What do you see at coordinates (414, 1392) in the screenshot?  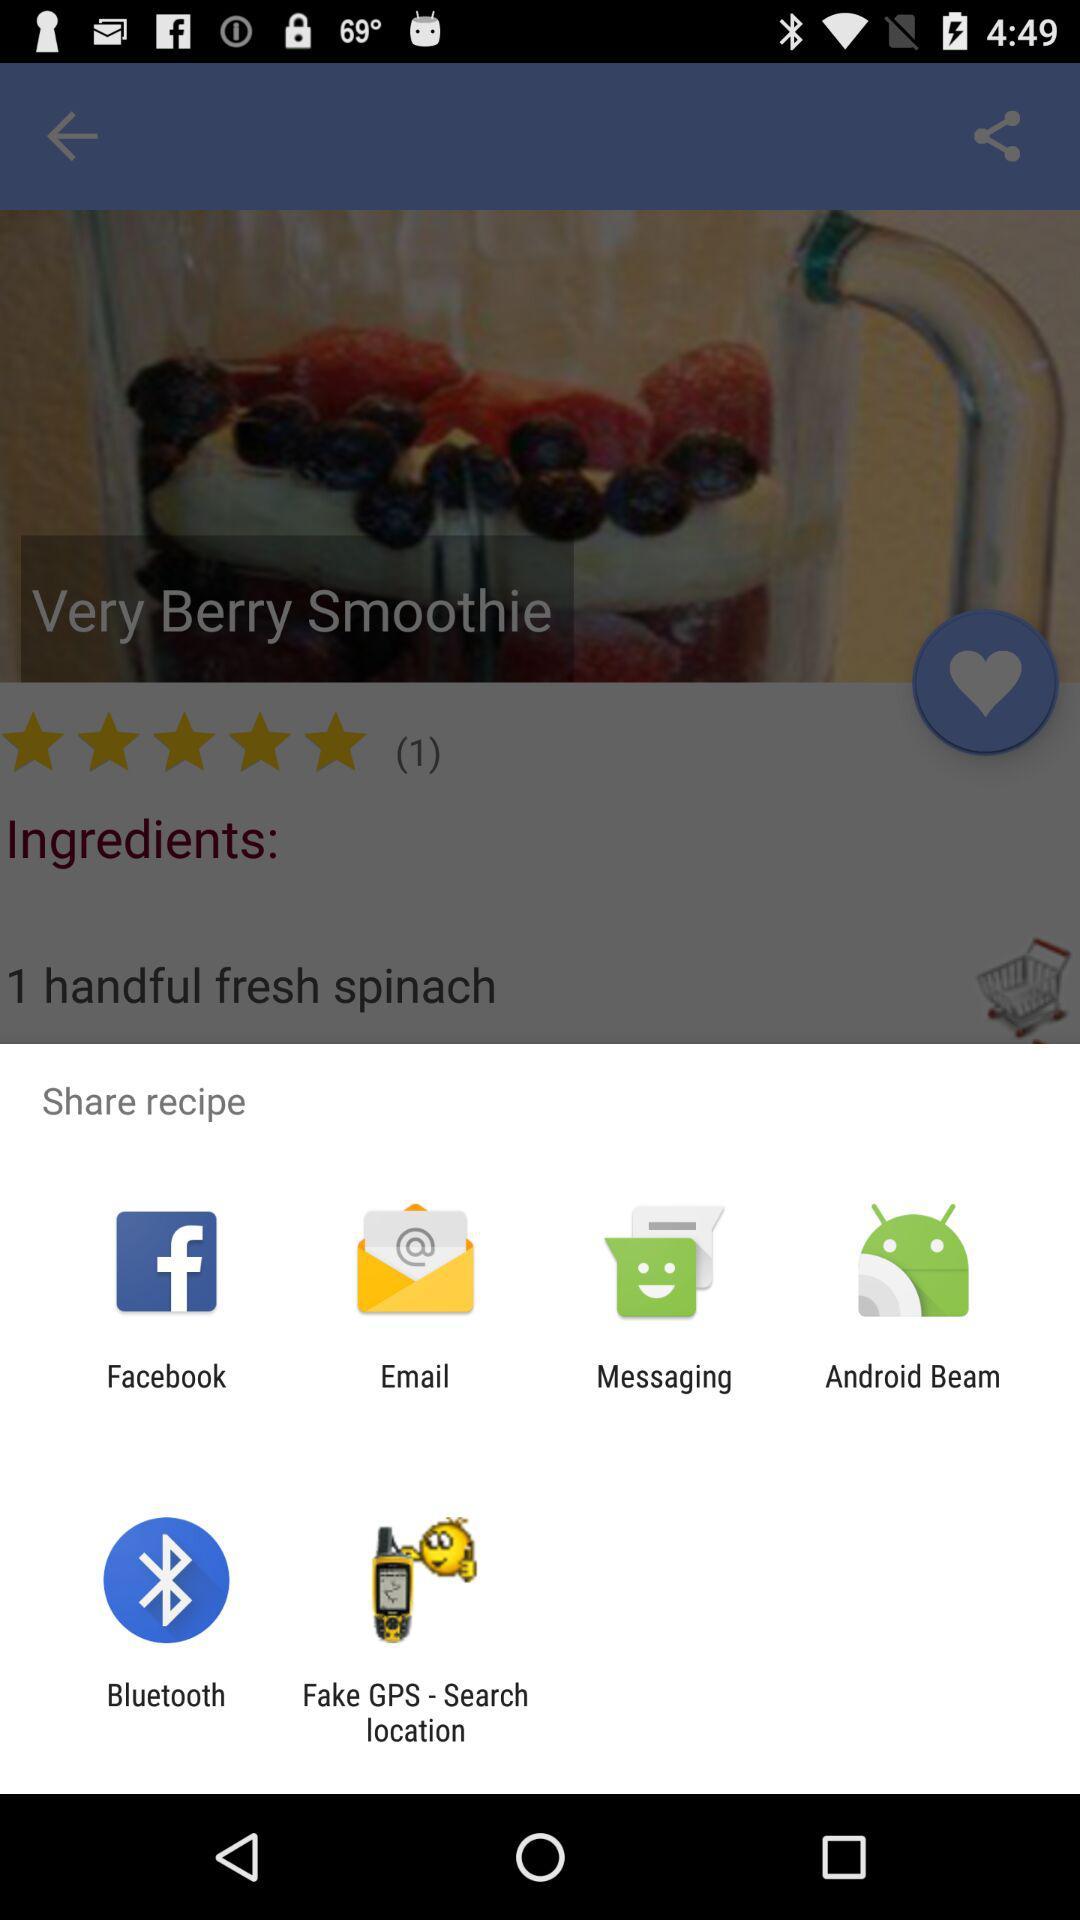 I see `the icon to the right of facebook app` at bounding box center [414, 1392].